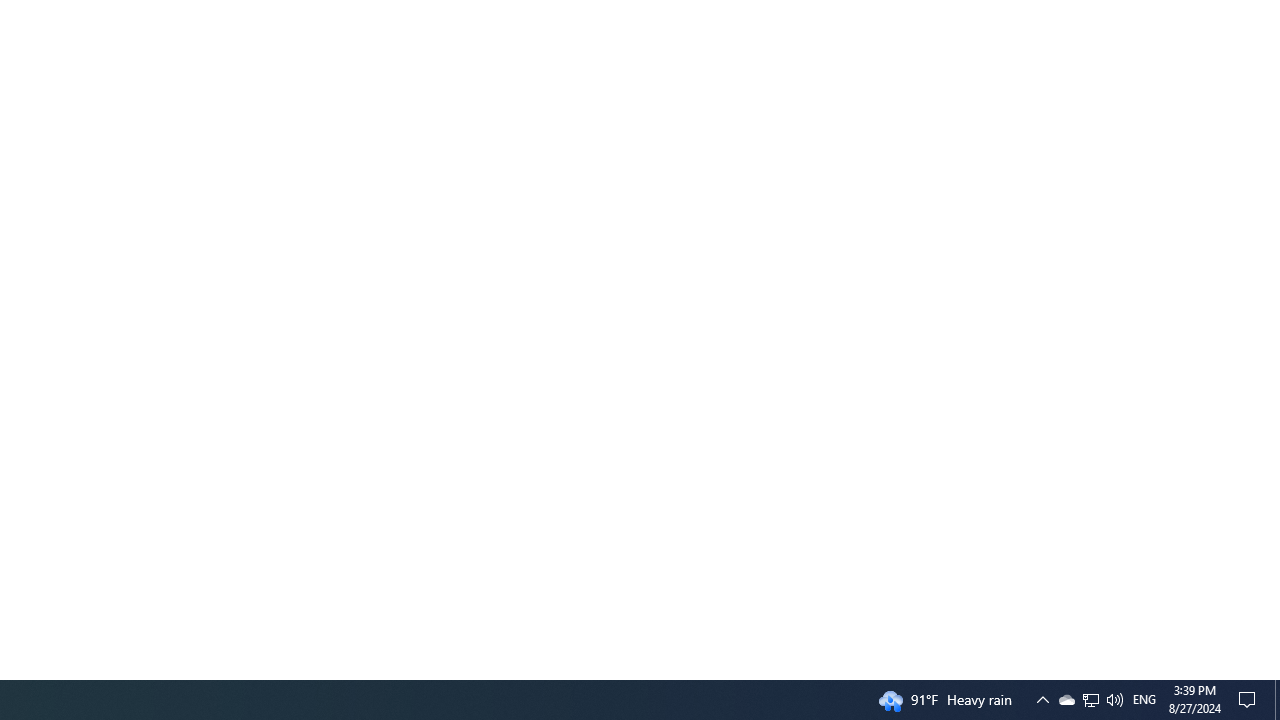  I want to click on 'Notification Chevron', so click(1041, 698).